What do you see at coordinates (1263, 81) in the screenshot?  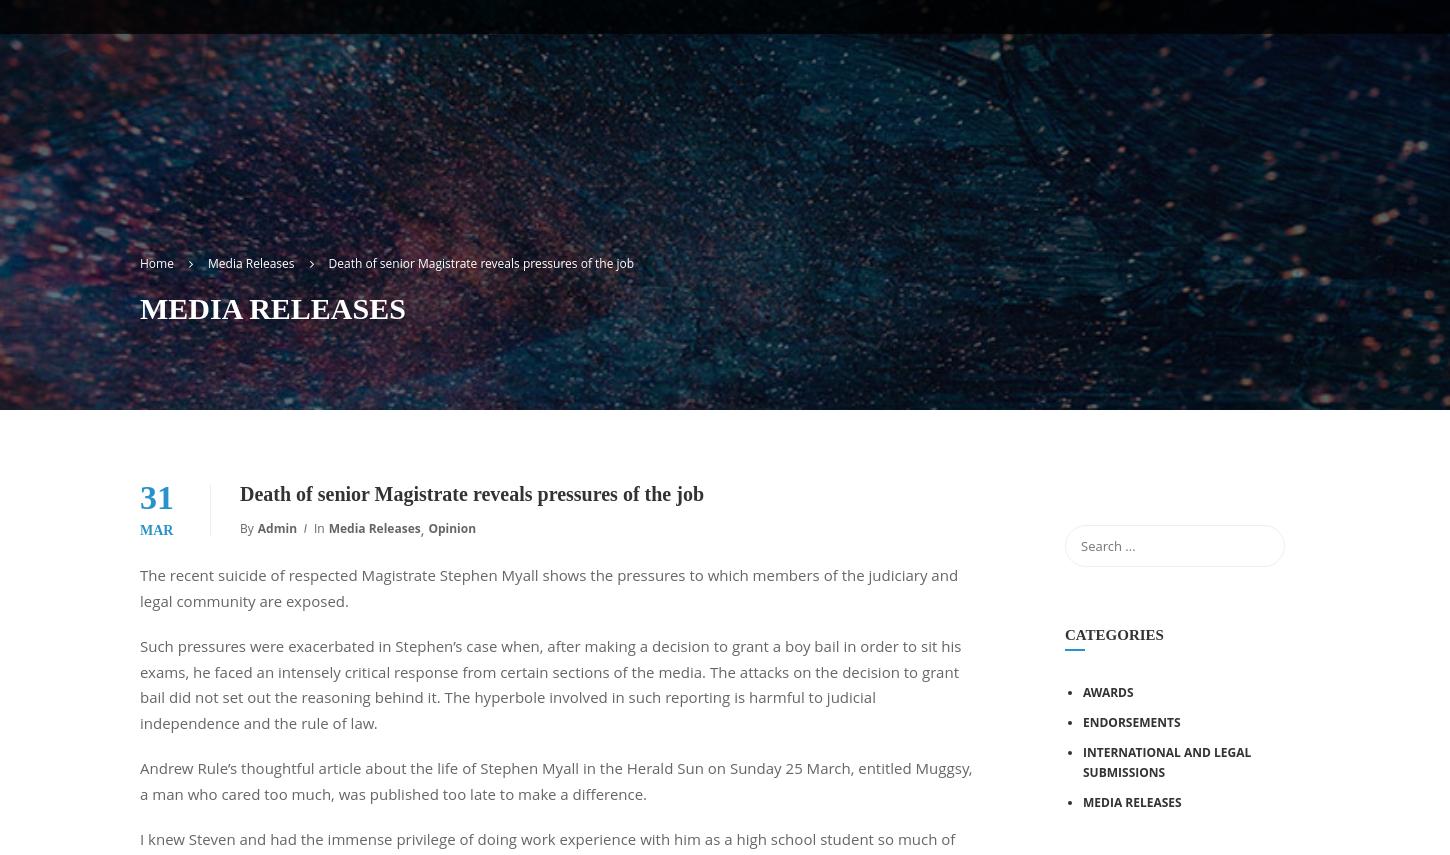 I see `'Events'` at bounding box center [1263, 81].